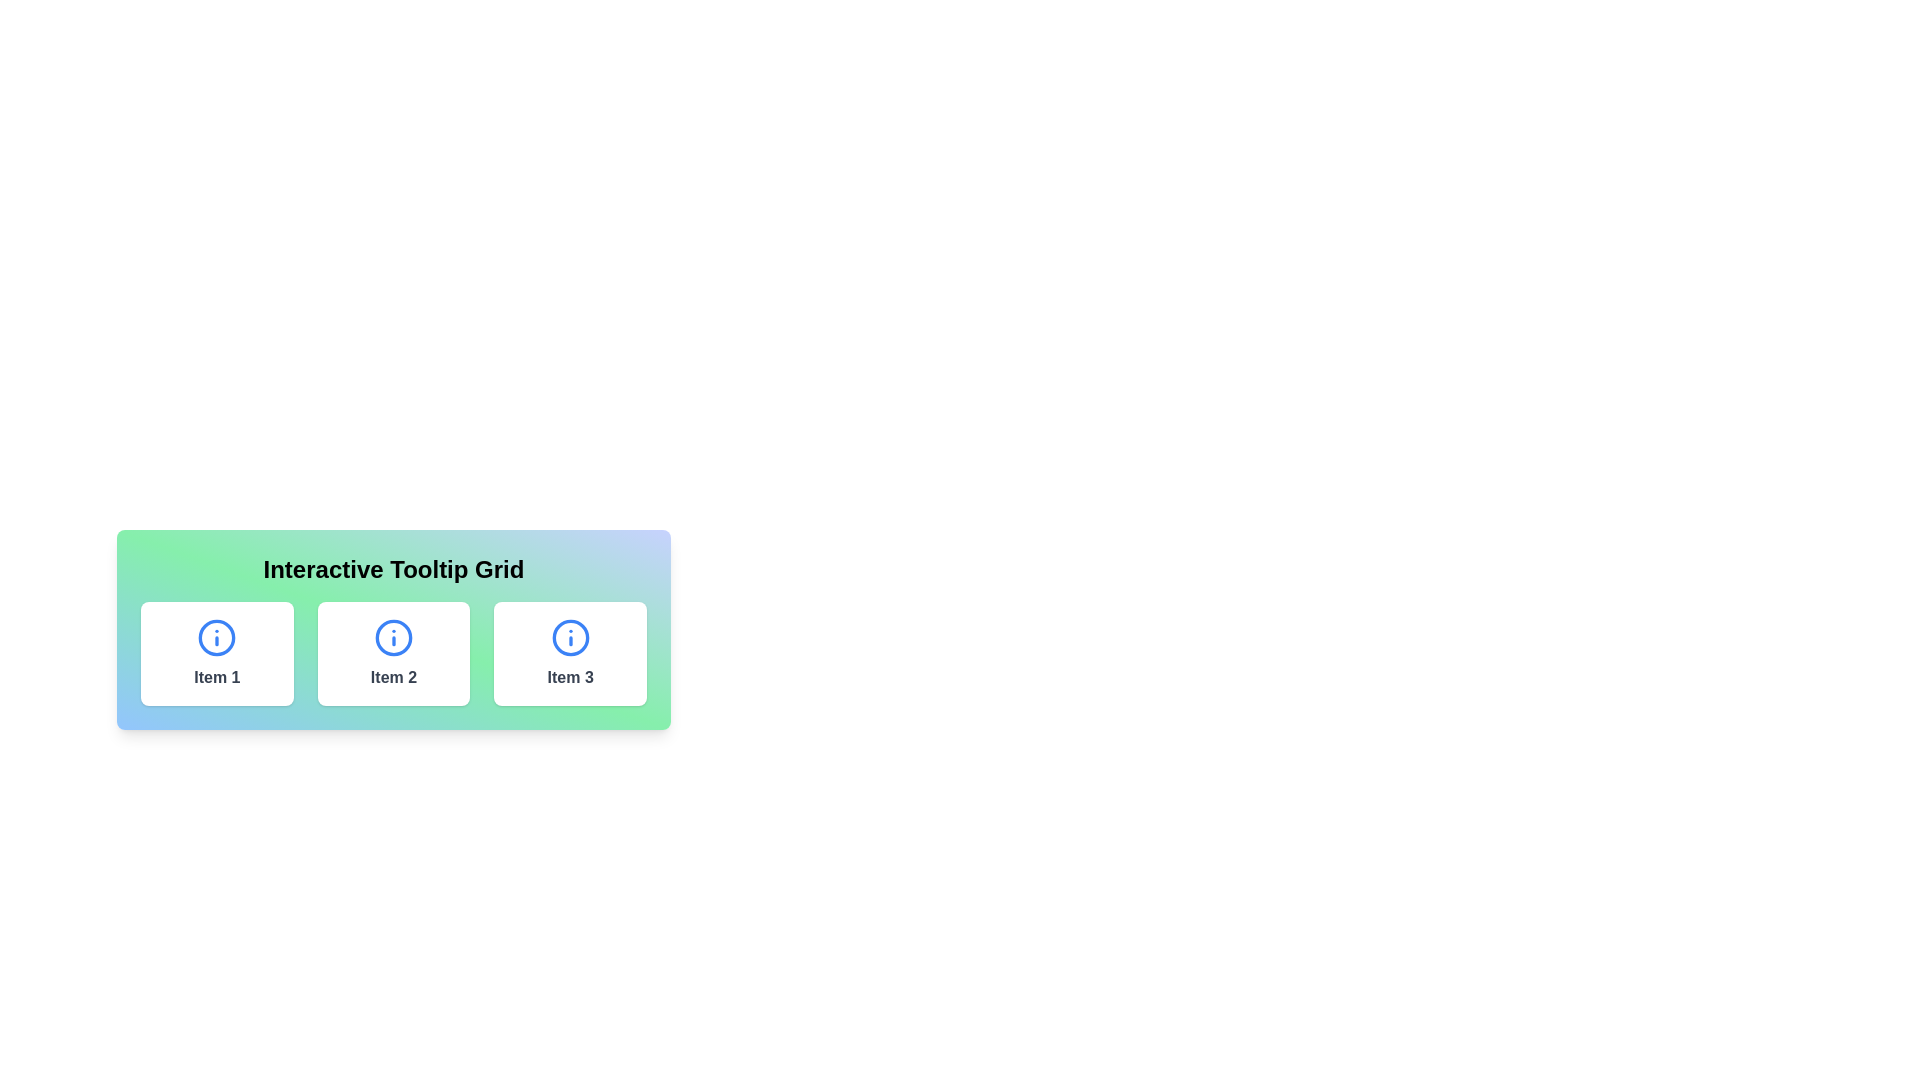 This screenshot has height=1080, width=1920. Describe the element at coordinates (569, 637) in the screenshot. I see `the information icon located centrally within the card labeled 'Item 3' in the third column of the grid` at that location.